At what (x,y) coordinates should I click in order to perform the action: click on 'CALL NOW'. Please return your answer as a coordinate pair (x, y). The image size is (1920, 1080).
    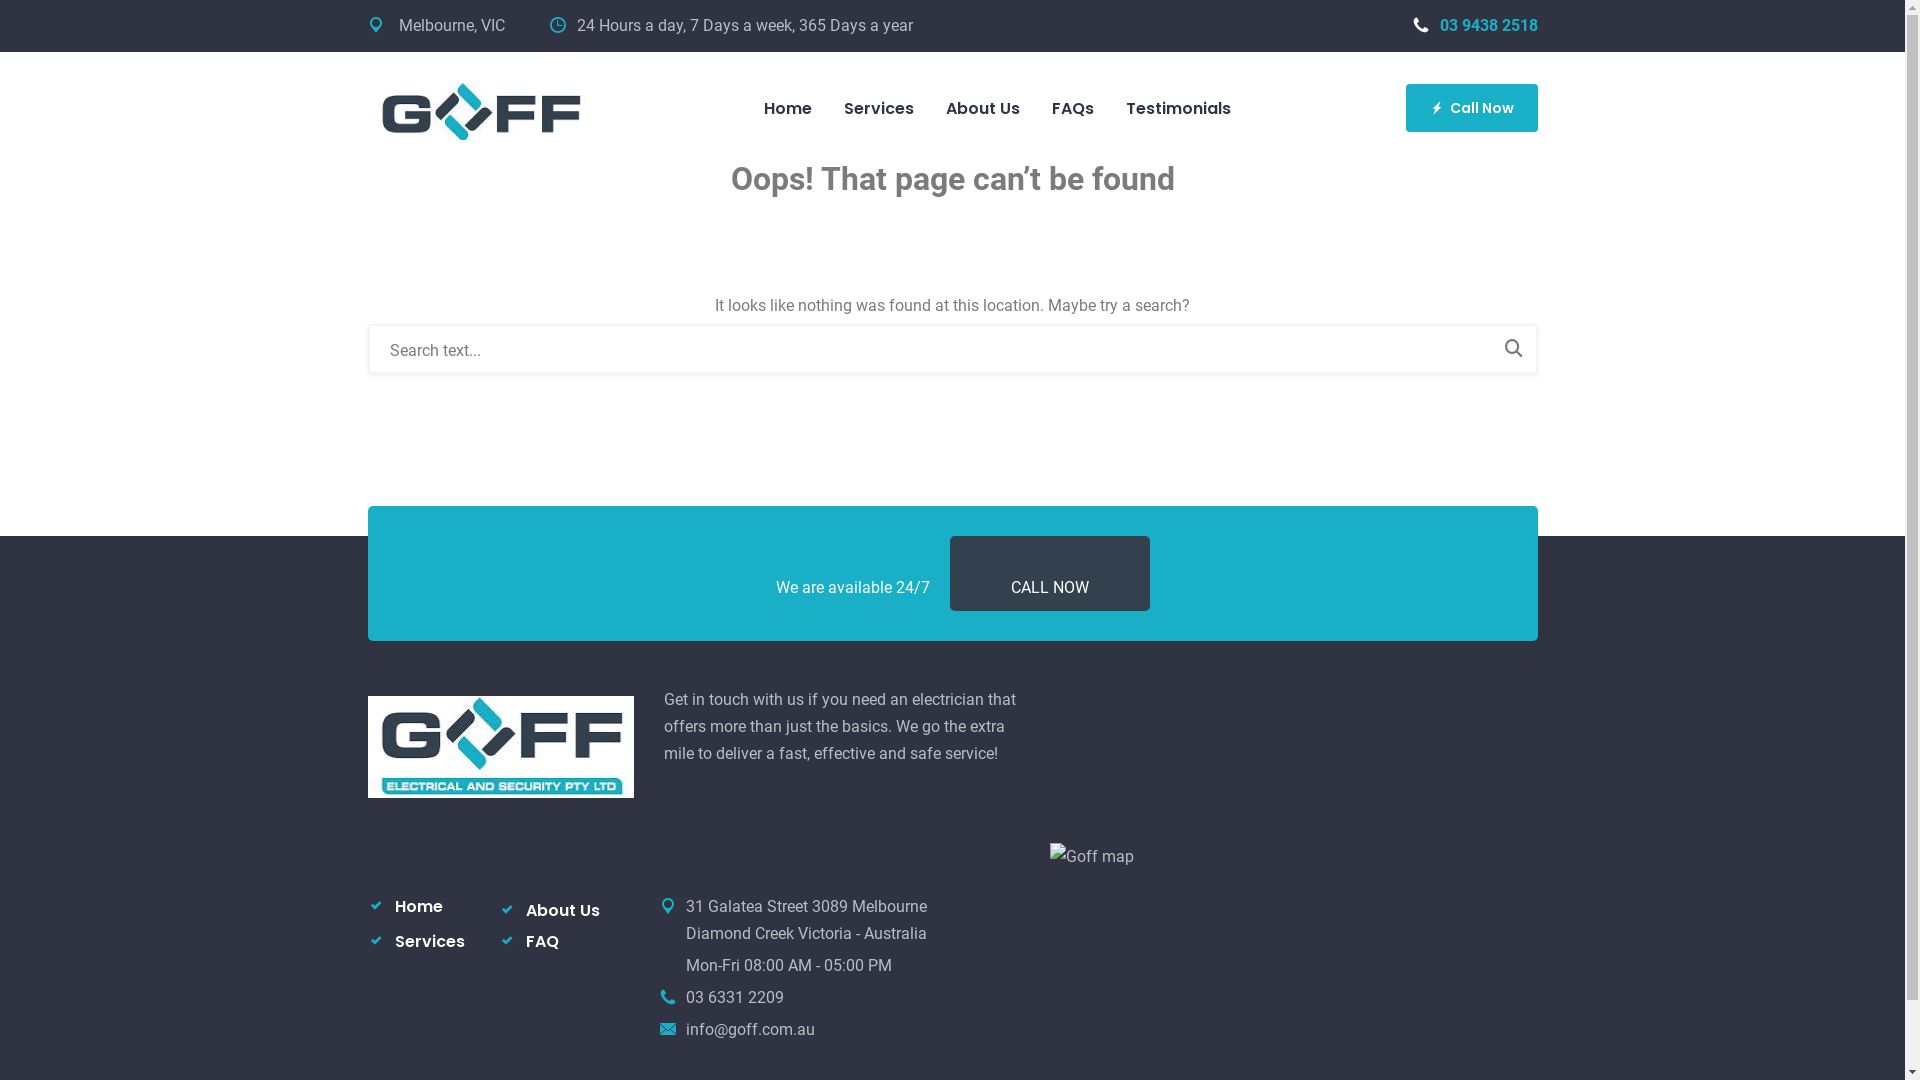
    Looking at the image, I should click on (1048, 586).